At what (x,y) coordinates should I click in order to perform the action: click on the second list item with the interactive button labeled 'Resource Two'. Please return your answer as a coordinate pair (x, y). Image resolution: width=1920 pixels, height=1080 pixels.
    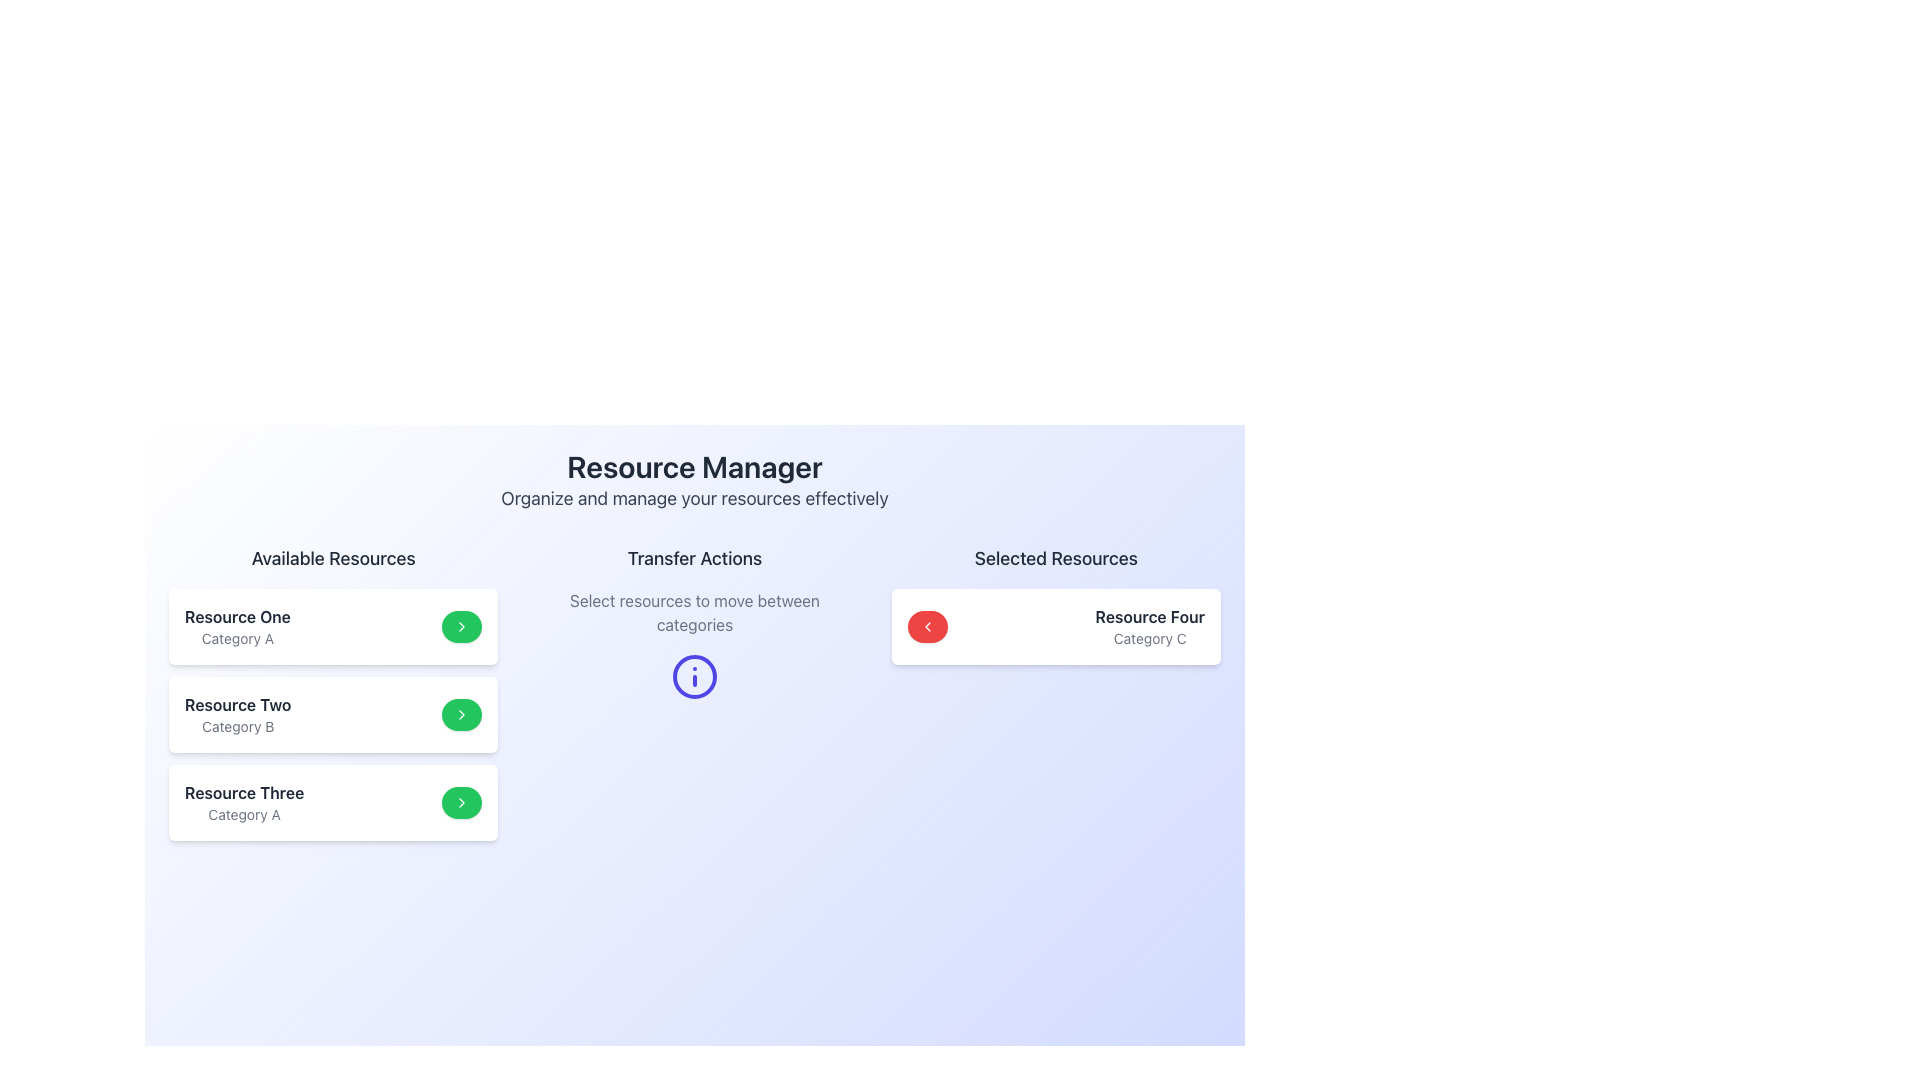
    Looking at the image, I should click on (333, 713).